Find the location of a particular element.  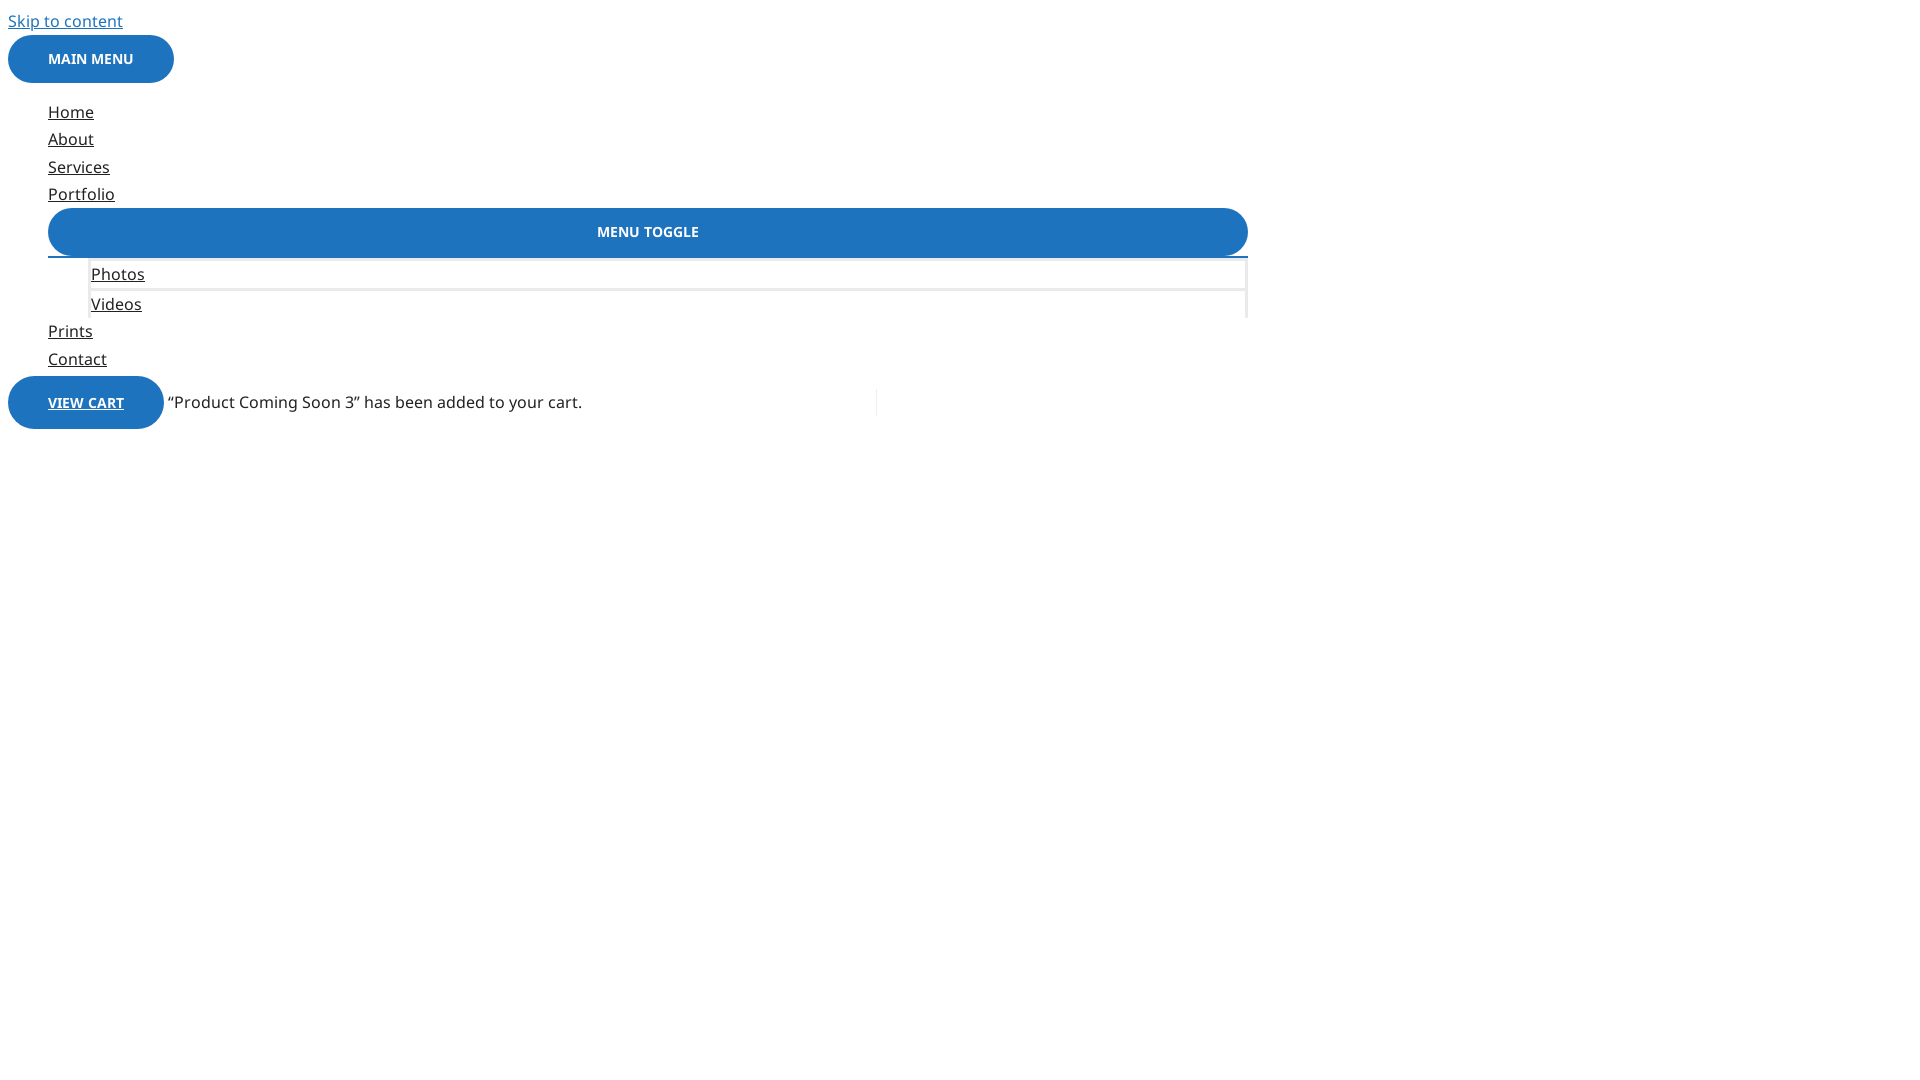

'Skip to content' is located at coordinates (65, 20).